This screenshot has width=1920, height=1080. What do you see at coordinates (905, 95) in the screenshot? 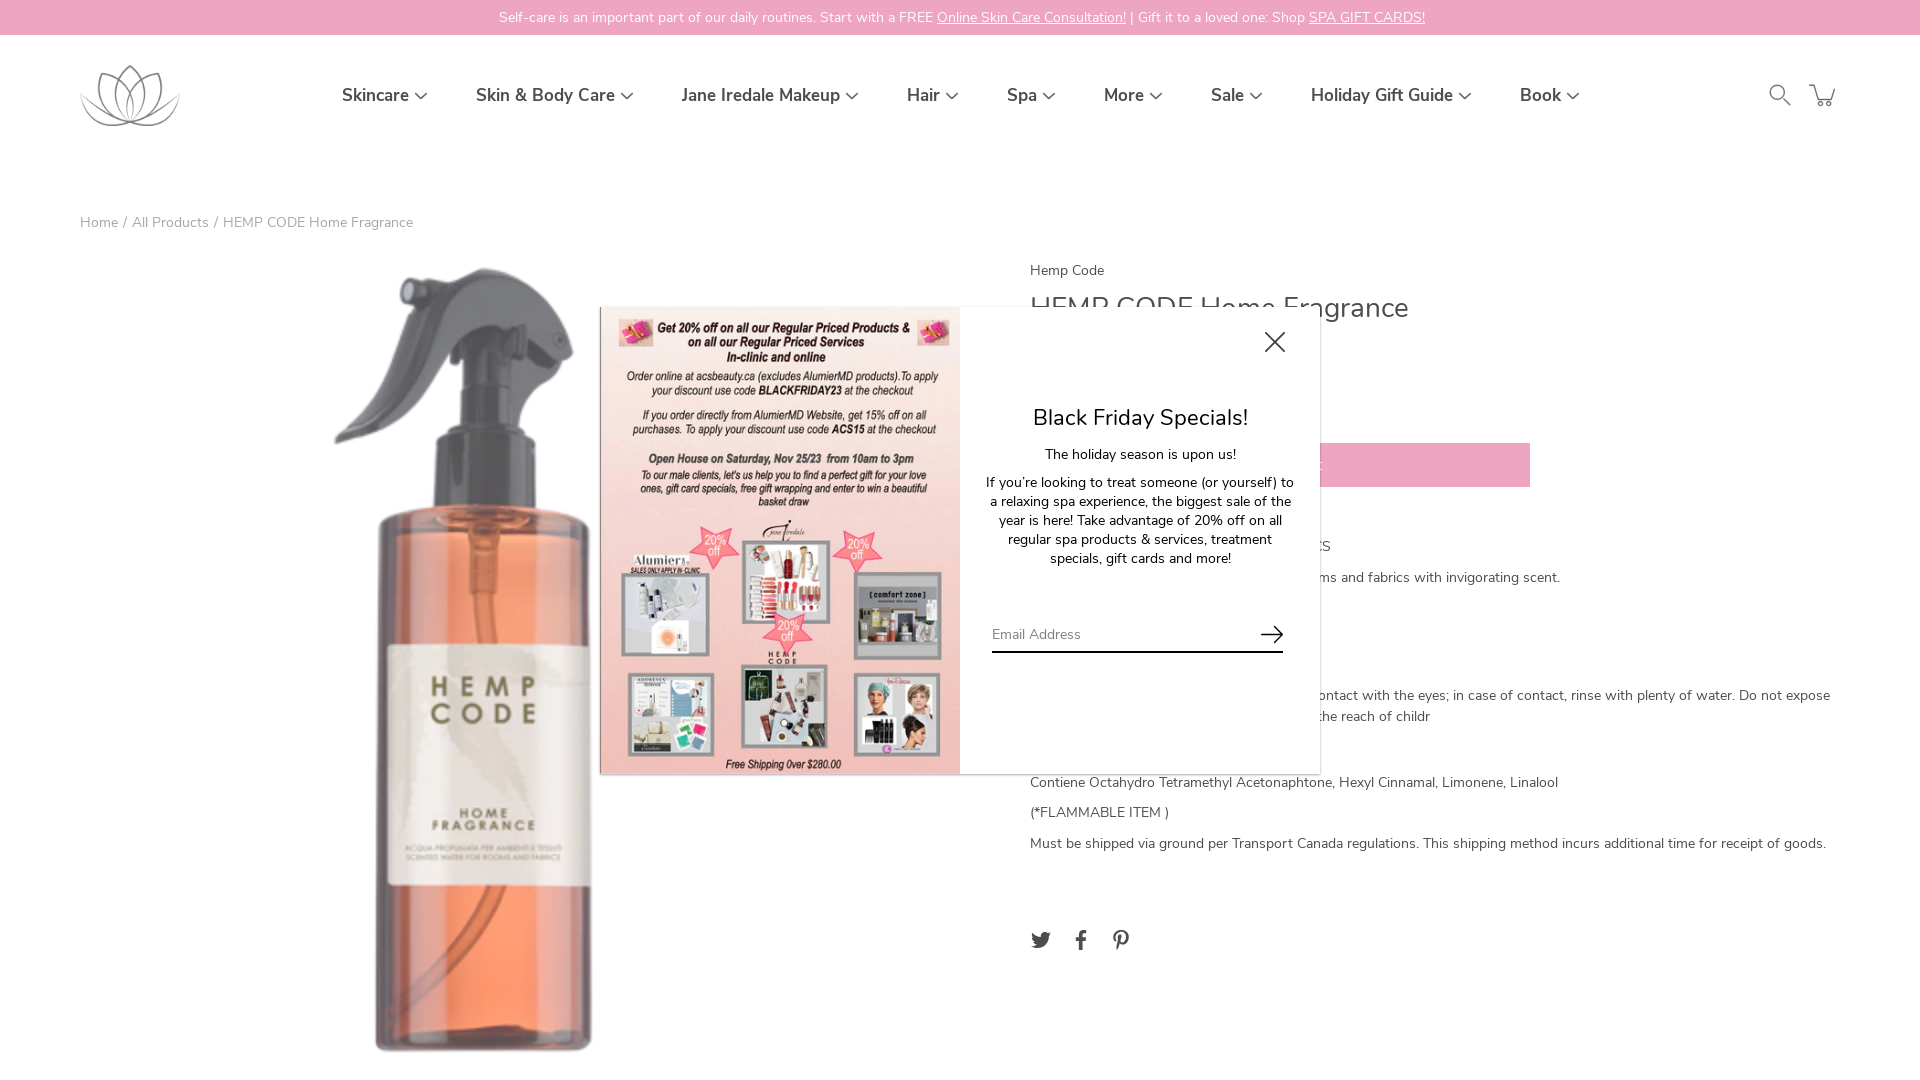
I see `'Hair'` at bounding box center [905, 95].